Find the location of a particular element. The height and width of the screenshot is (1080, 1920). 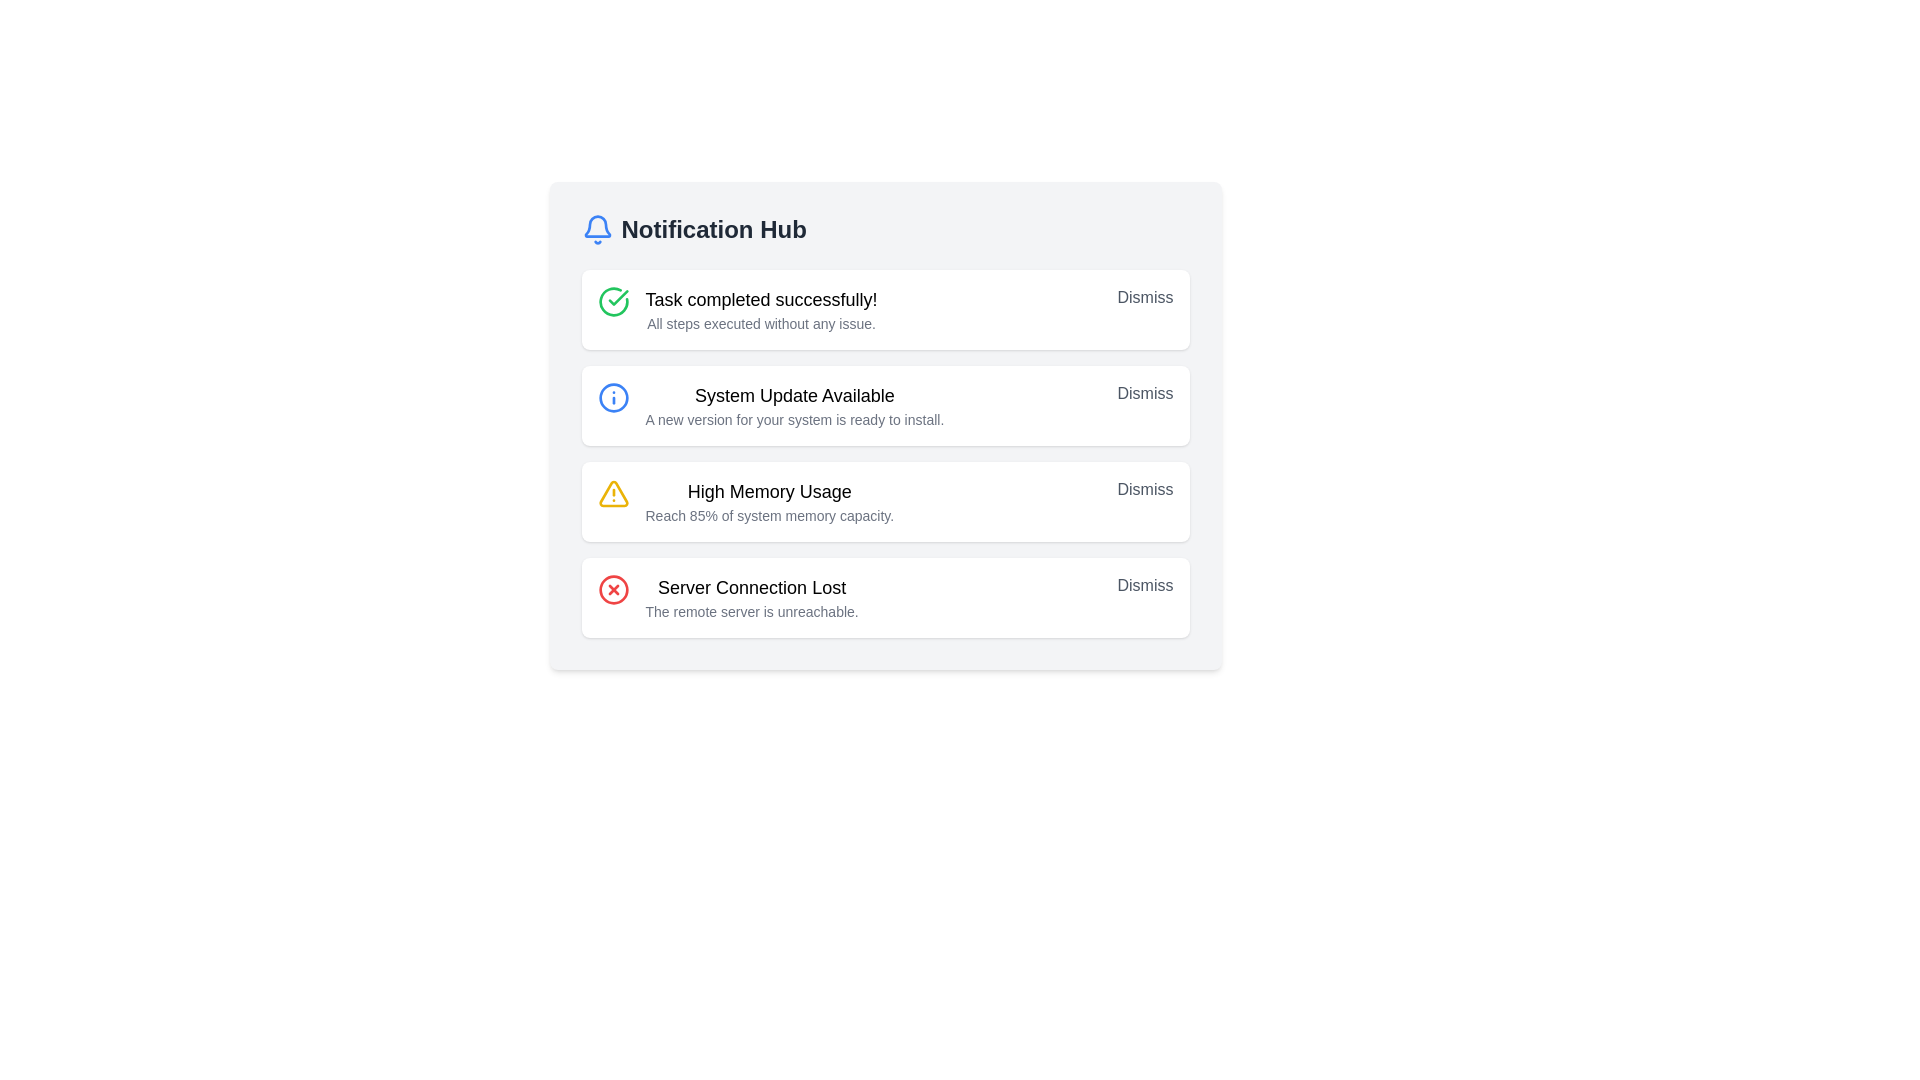

the textual notification message that reads 'The remote server is unreachable.' located below 'Server Connection Lost' within the notification card is located at coordinates (751, 611).